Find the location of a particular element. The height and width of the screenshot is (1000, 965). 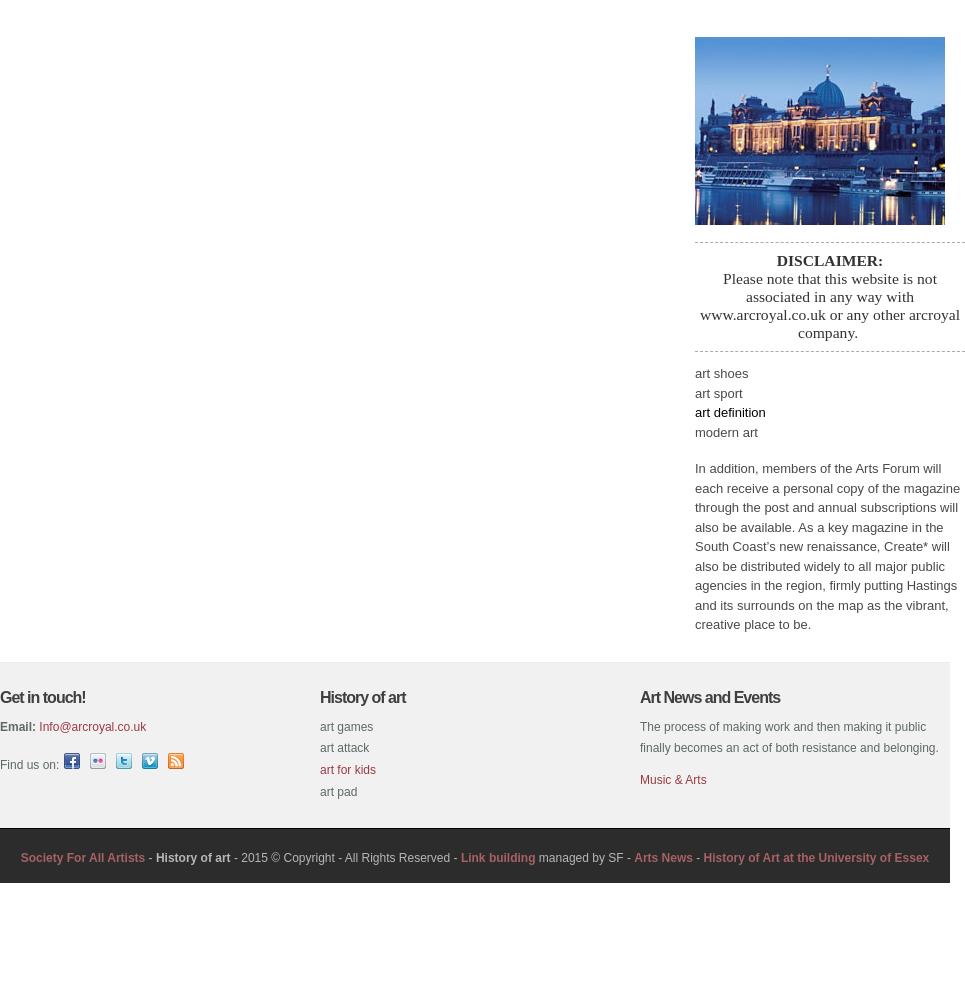

'art for kids' is located at coordinates (347, 769).